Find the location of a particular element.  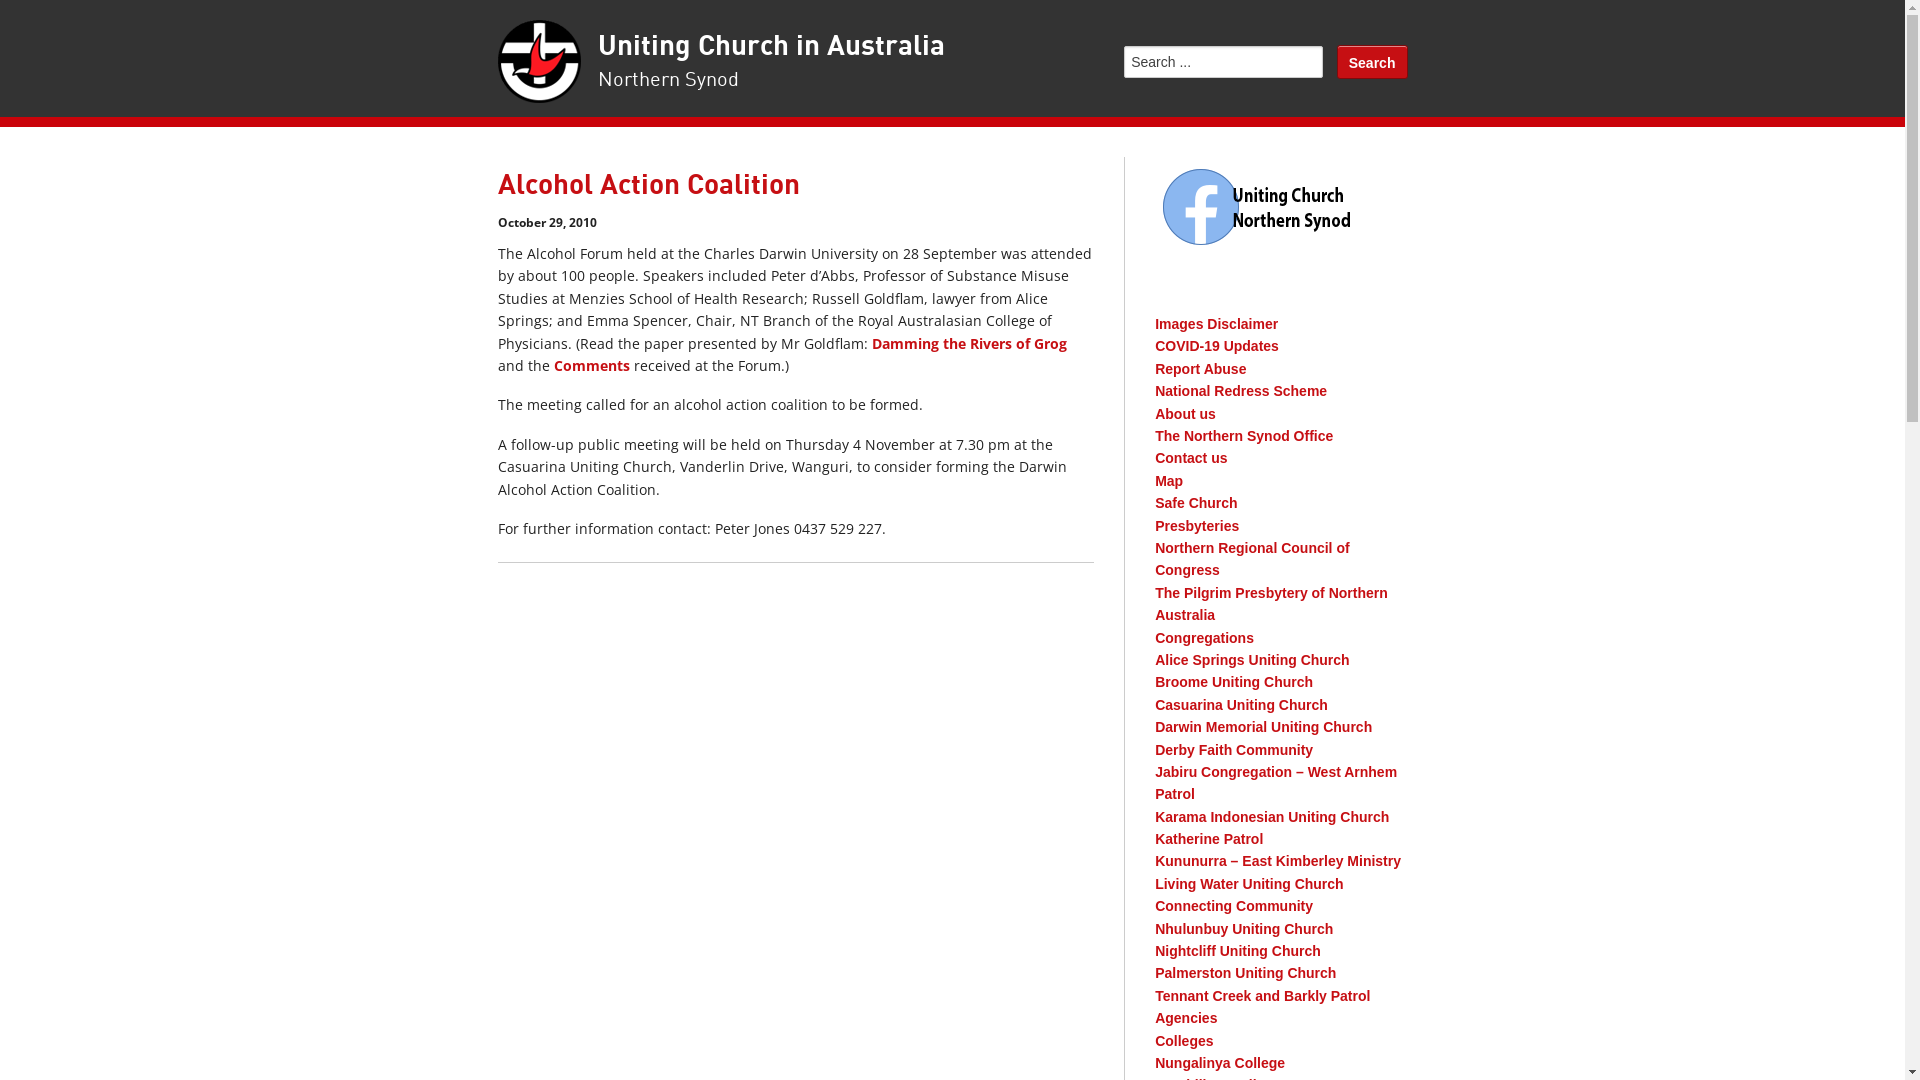

'Safe Church' is located at coordinates (1195, 501).